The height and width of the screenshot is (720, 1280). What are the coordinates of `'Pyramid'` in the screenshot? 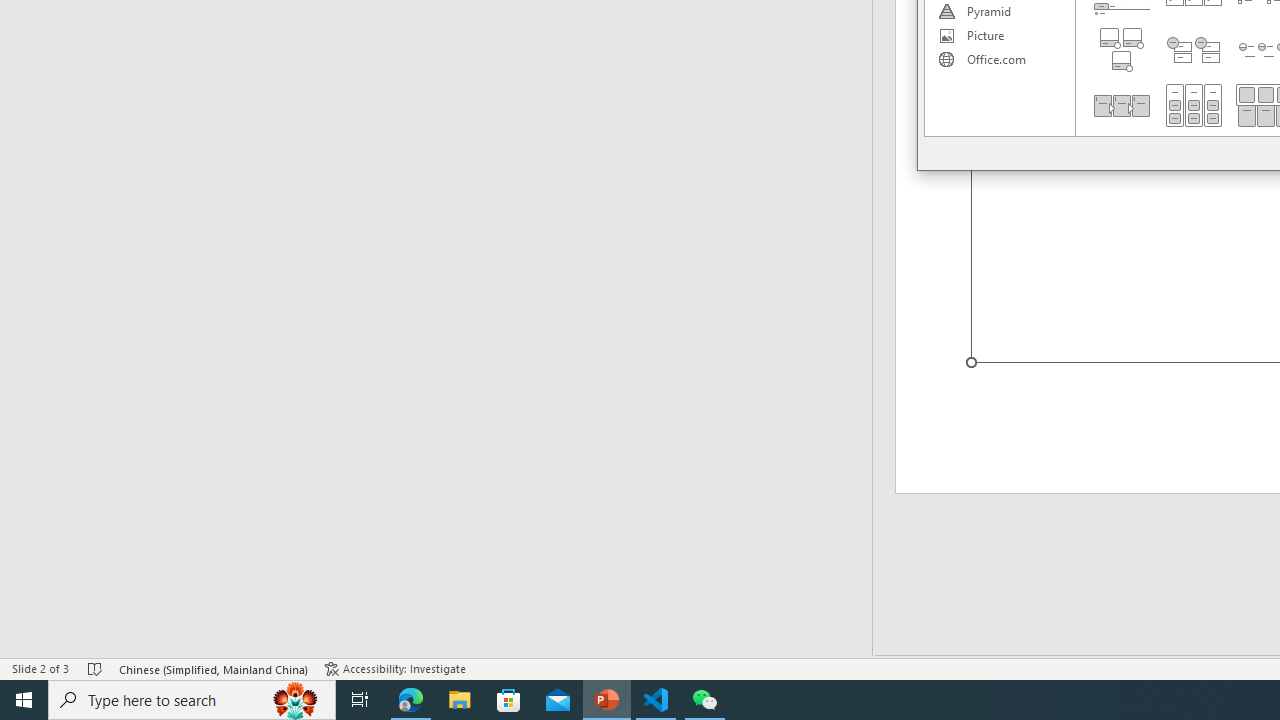 It's located at (999, 11).